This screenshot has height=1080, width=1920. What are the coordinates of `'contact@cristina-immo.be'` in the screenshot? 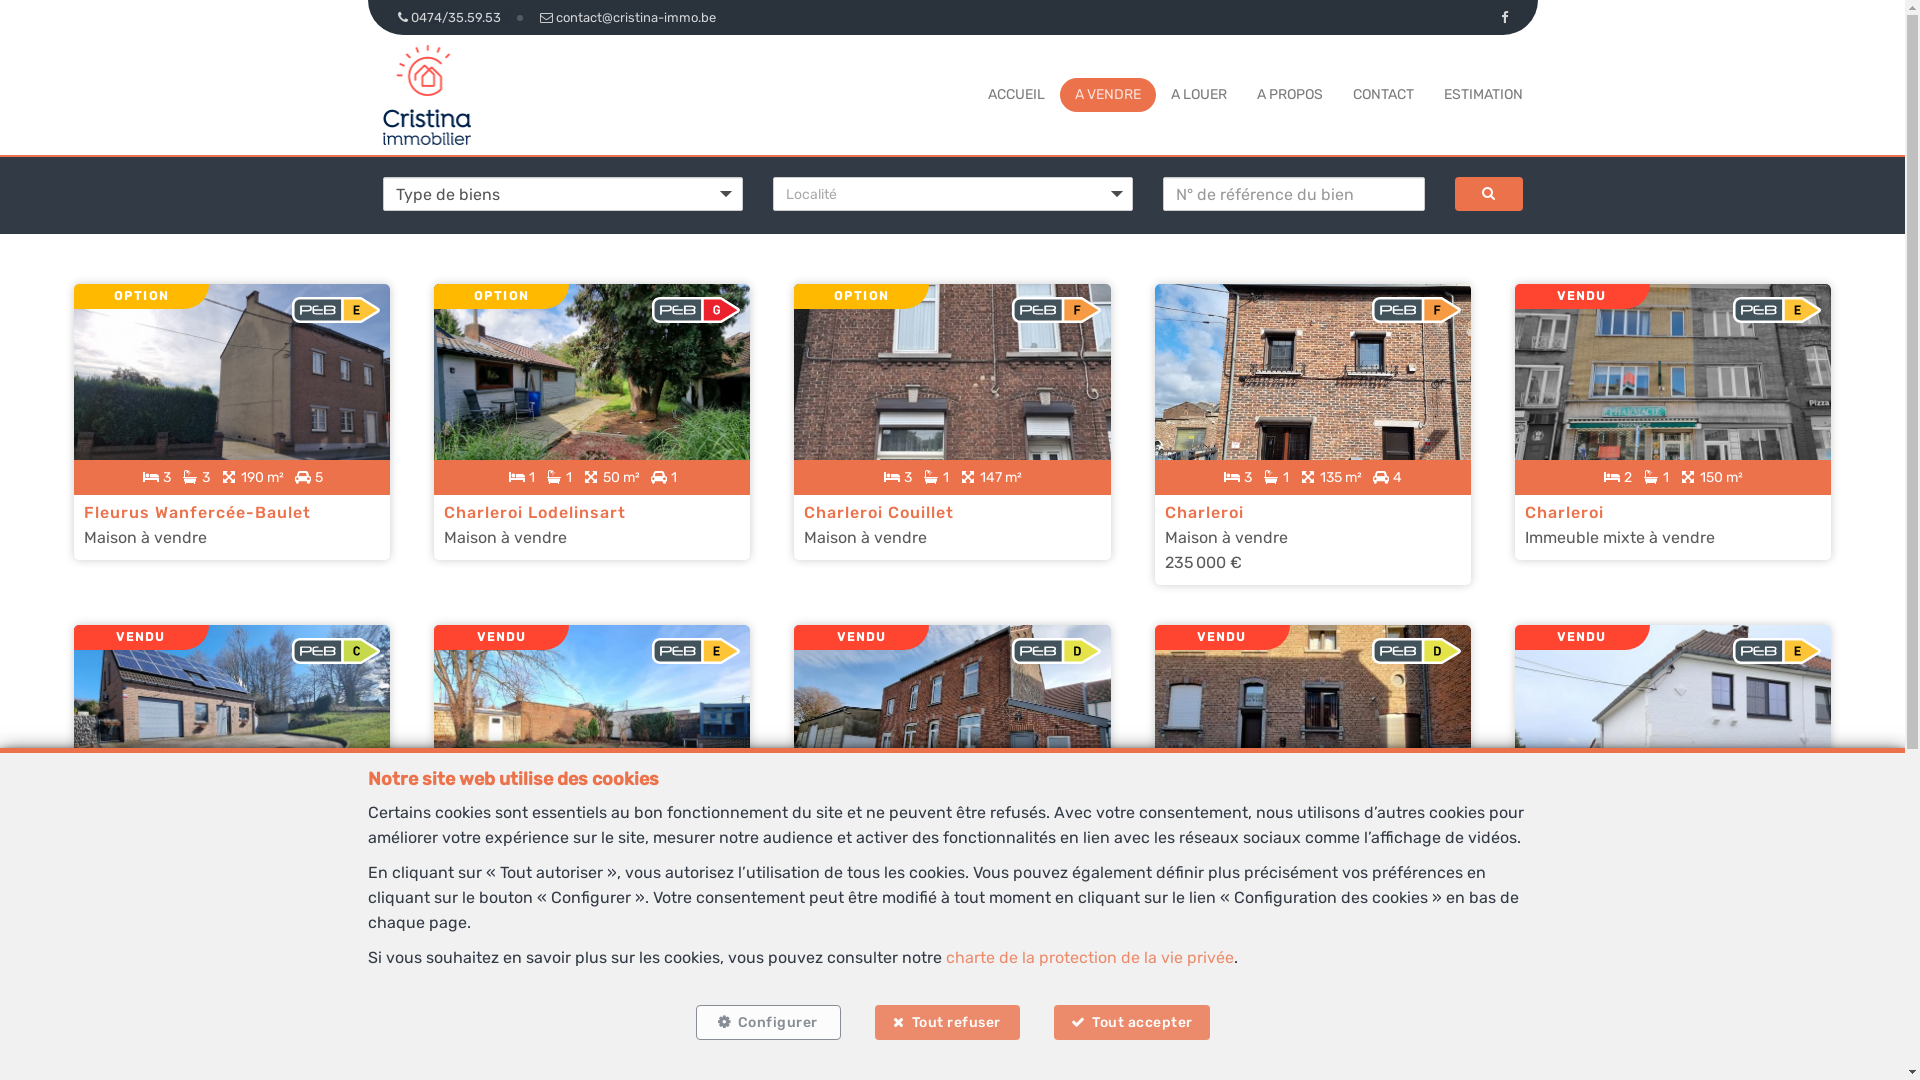 It's located at (626, 17).